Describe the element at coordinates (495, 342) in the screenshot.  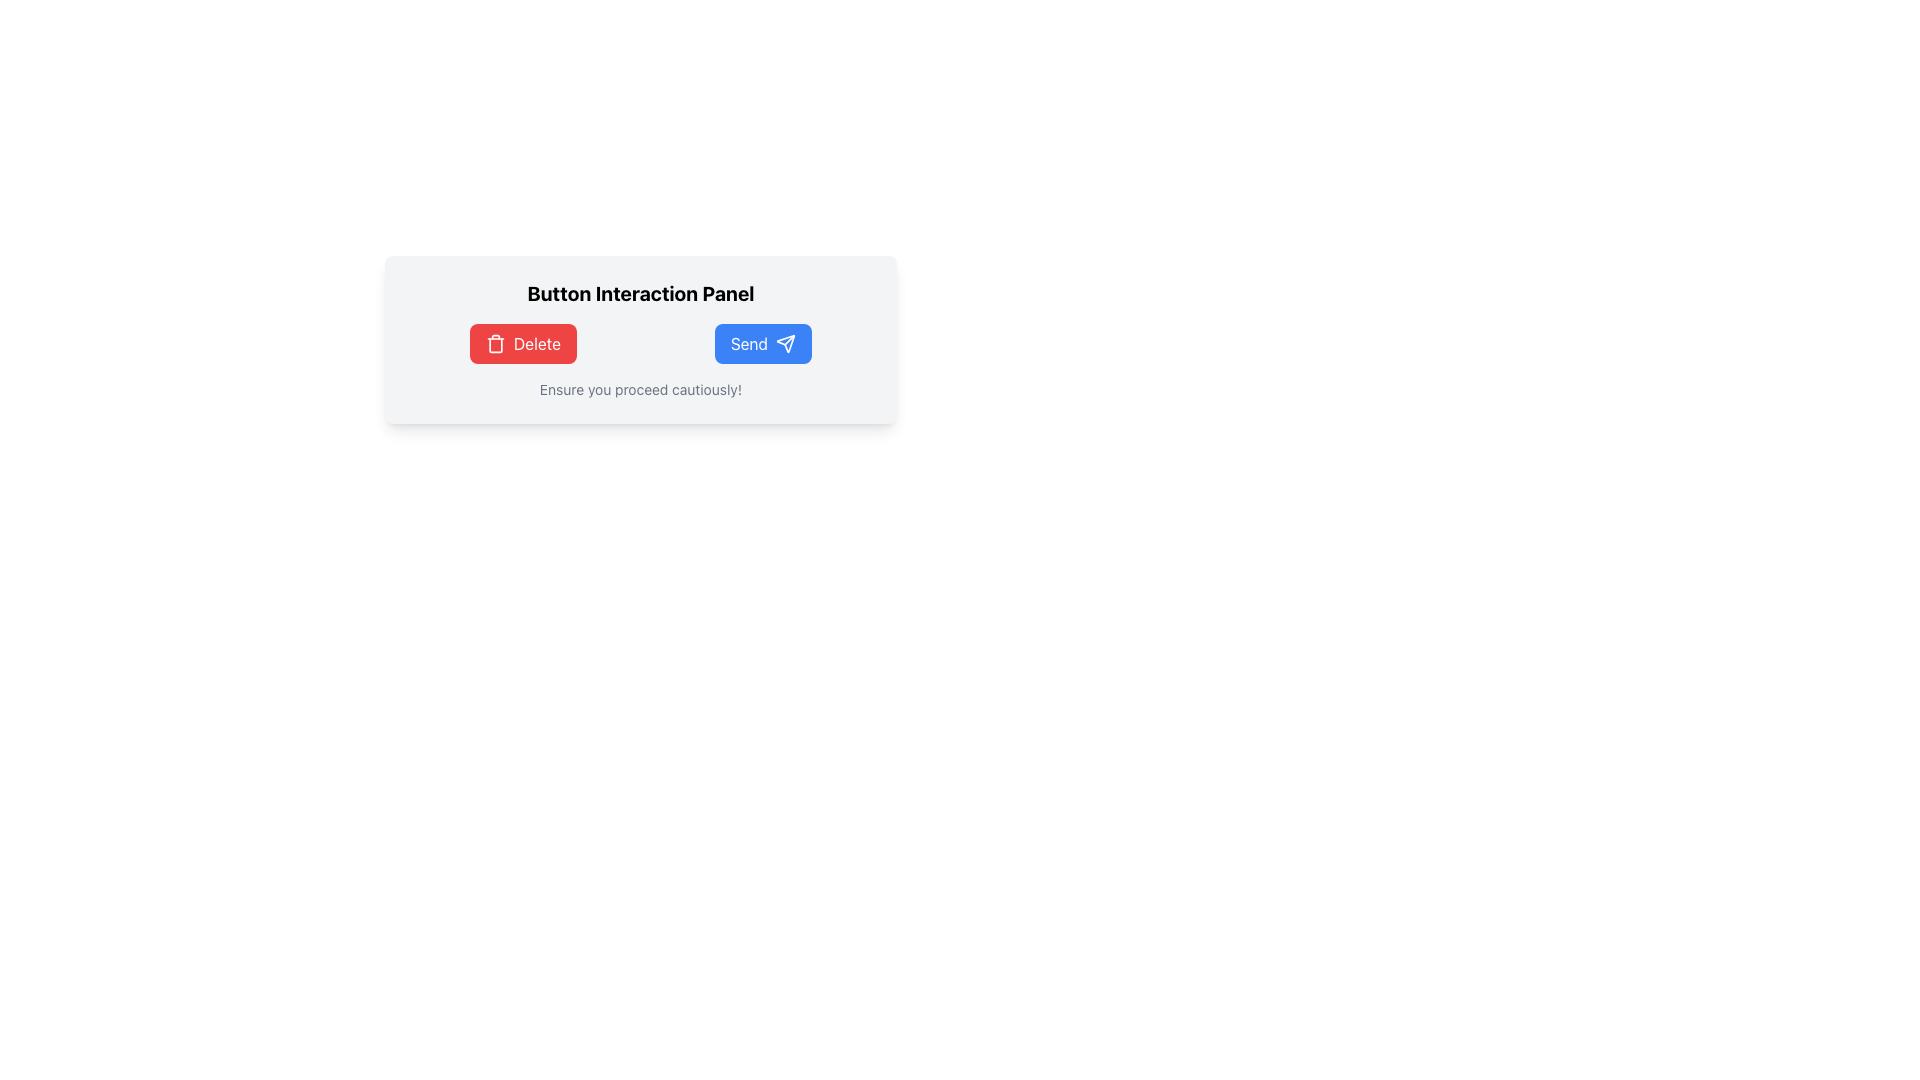
I see `the deletion icon located to the left of the 'Delete' label within the button on the left side of the 'Button Interaction Panel'` at that location.